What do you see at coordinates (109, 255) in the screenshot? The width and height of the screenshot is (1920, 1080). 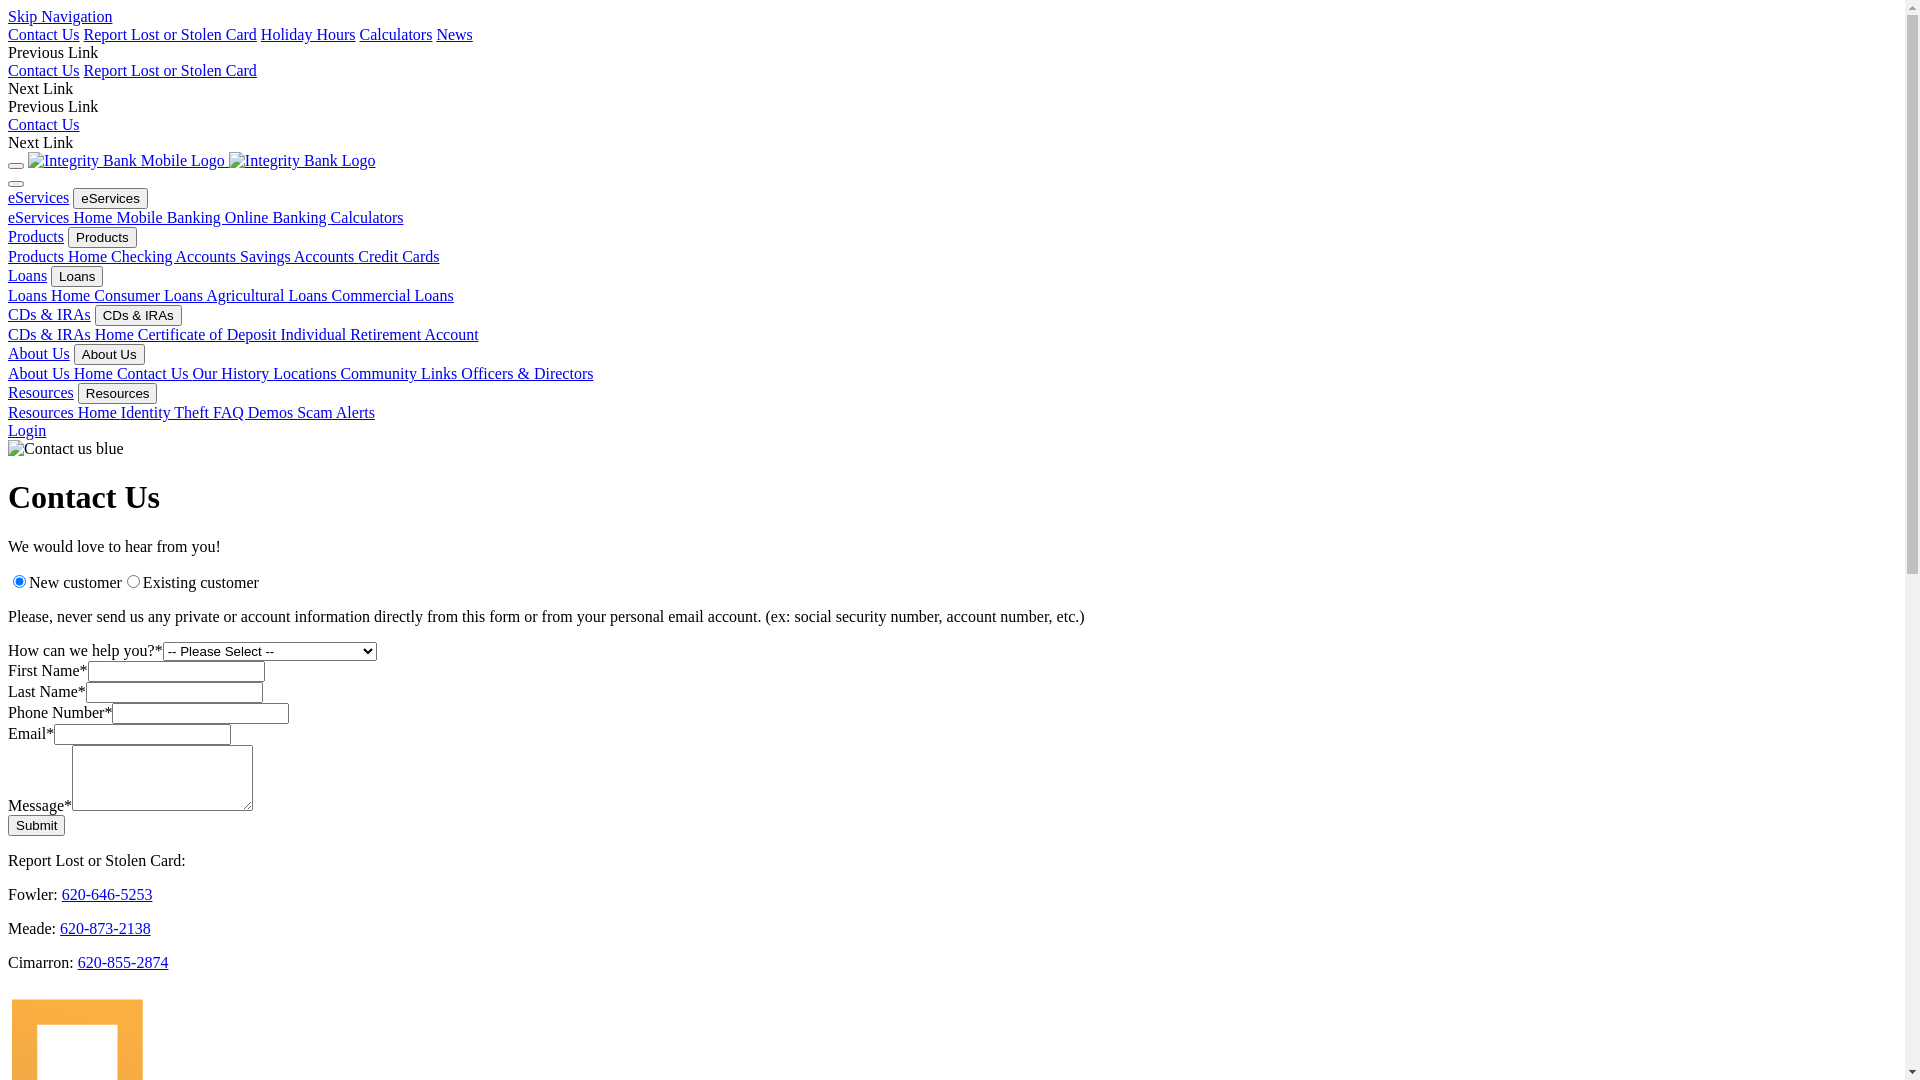 I see `'Checking Accounts'` at bounding box center [109, 255].